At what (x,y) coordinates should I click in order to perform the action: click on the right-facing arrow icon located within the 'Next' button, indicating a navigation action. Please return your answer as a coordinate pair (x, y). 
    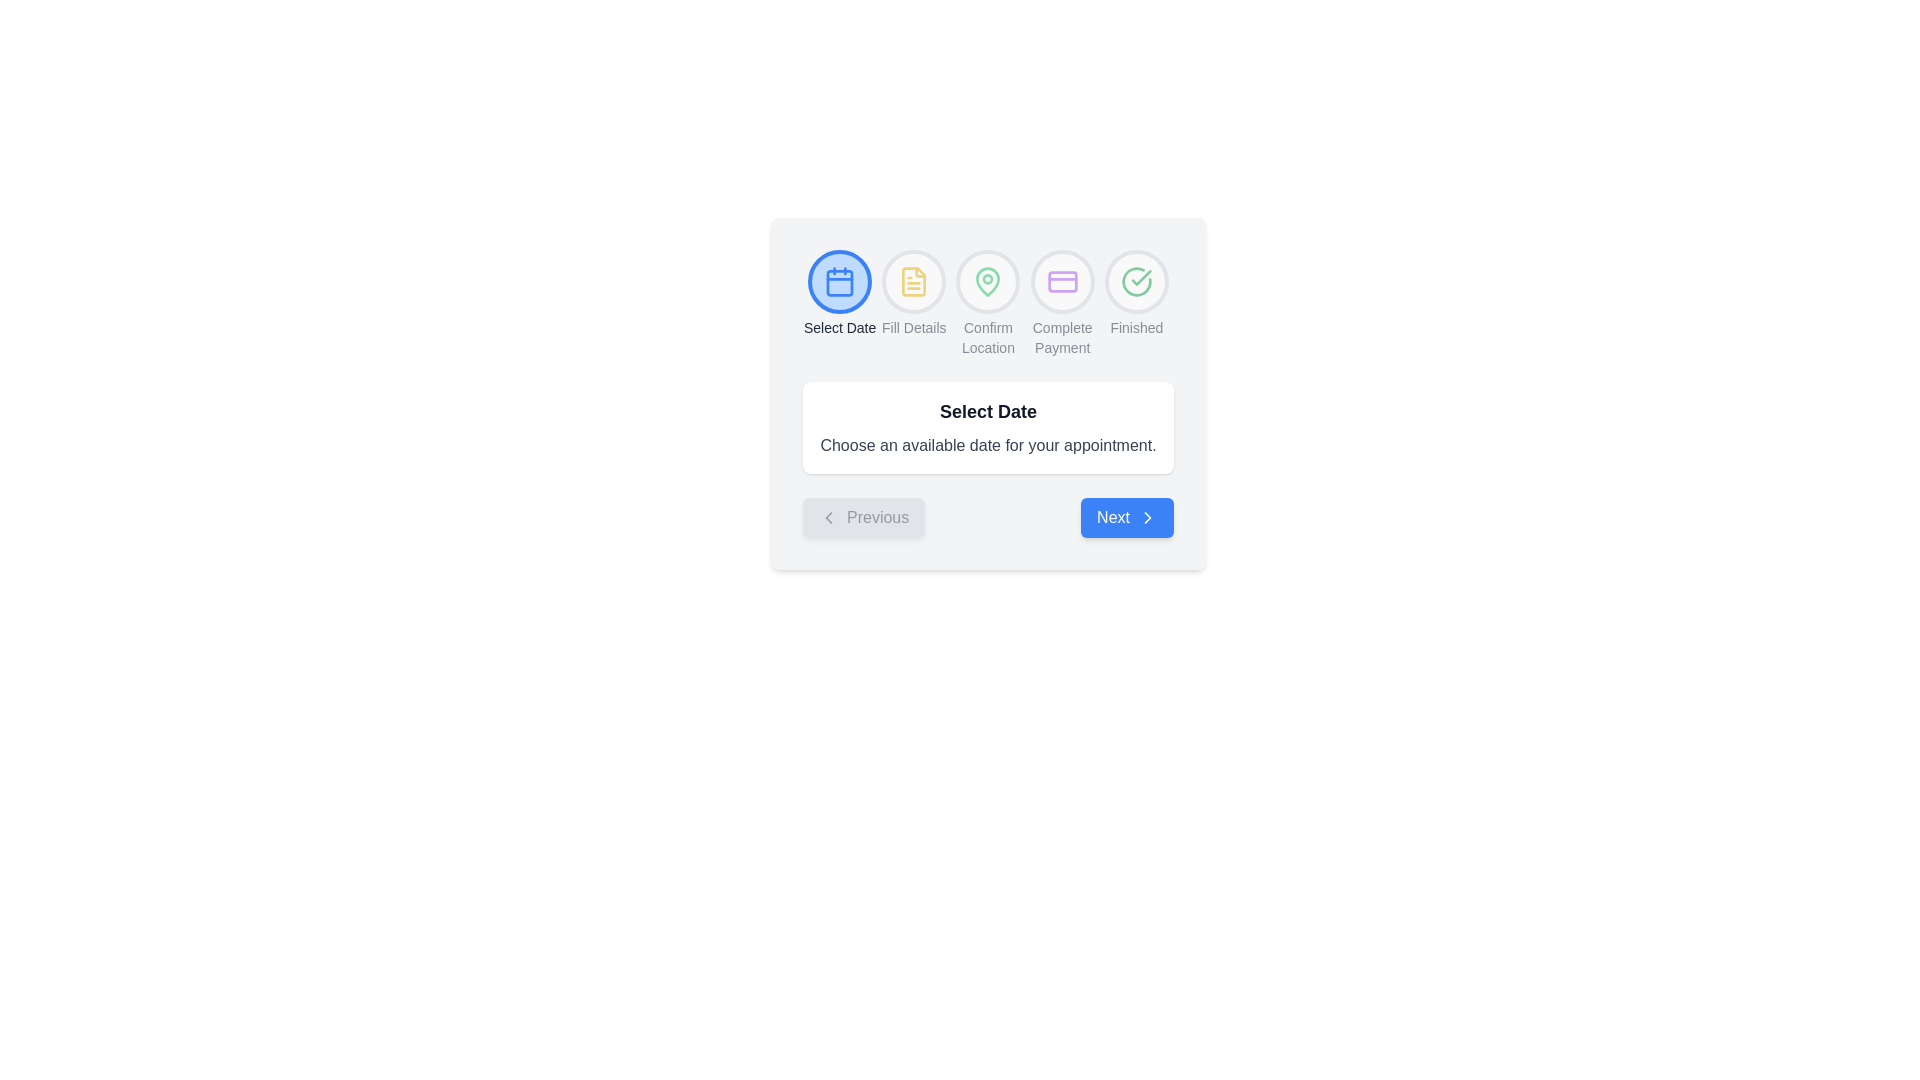
    Looking at the image, I should click on (1147, 516).